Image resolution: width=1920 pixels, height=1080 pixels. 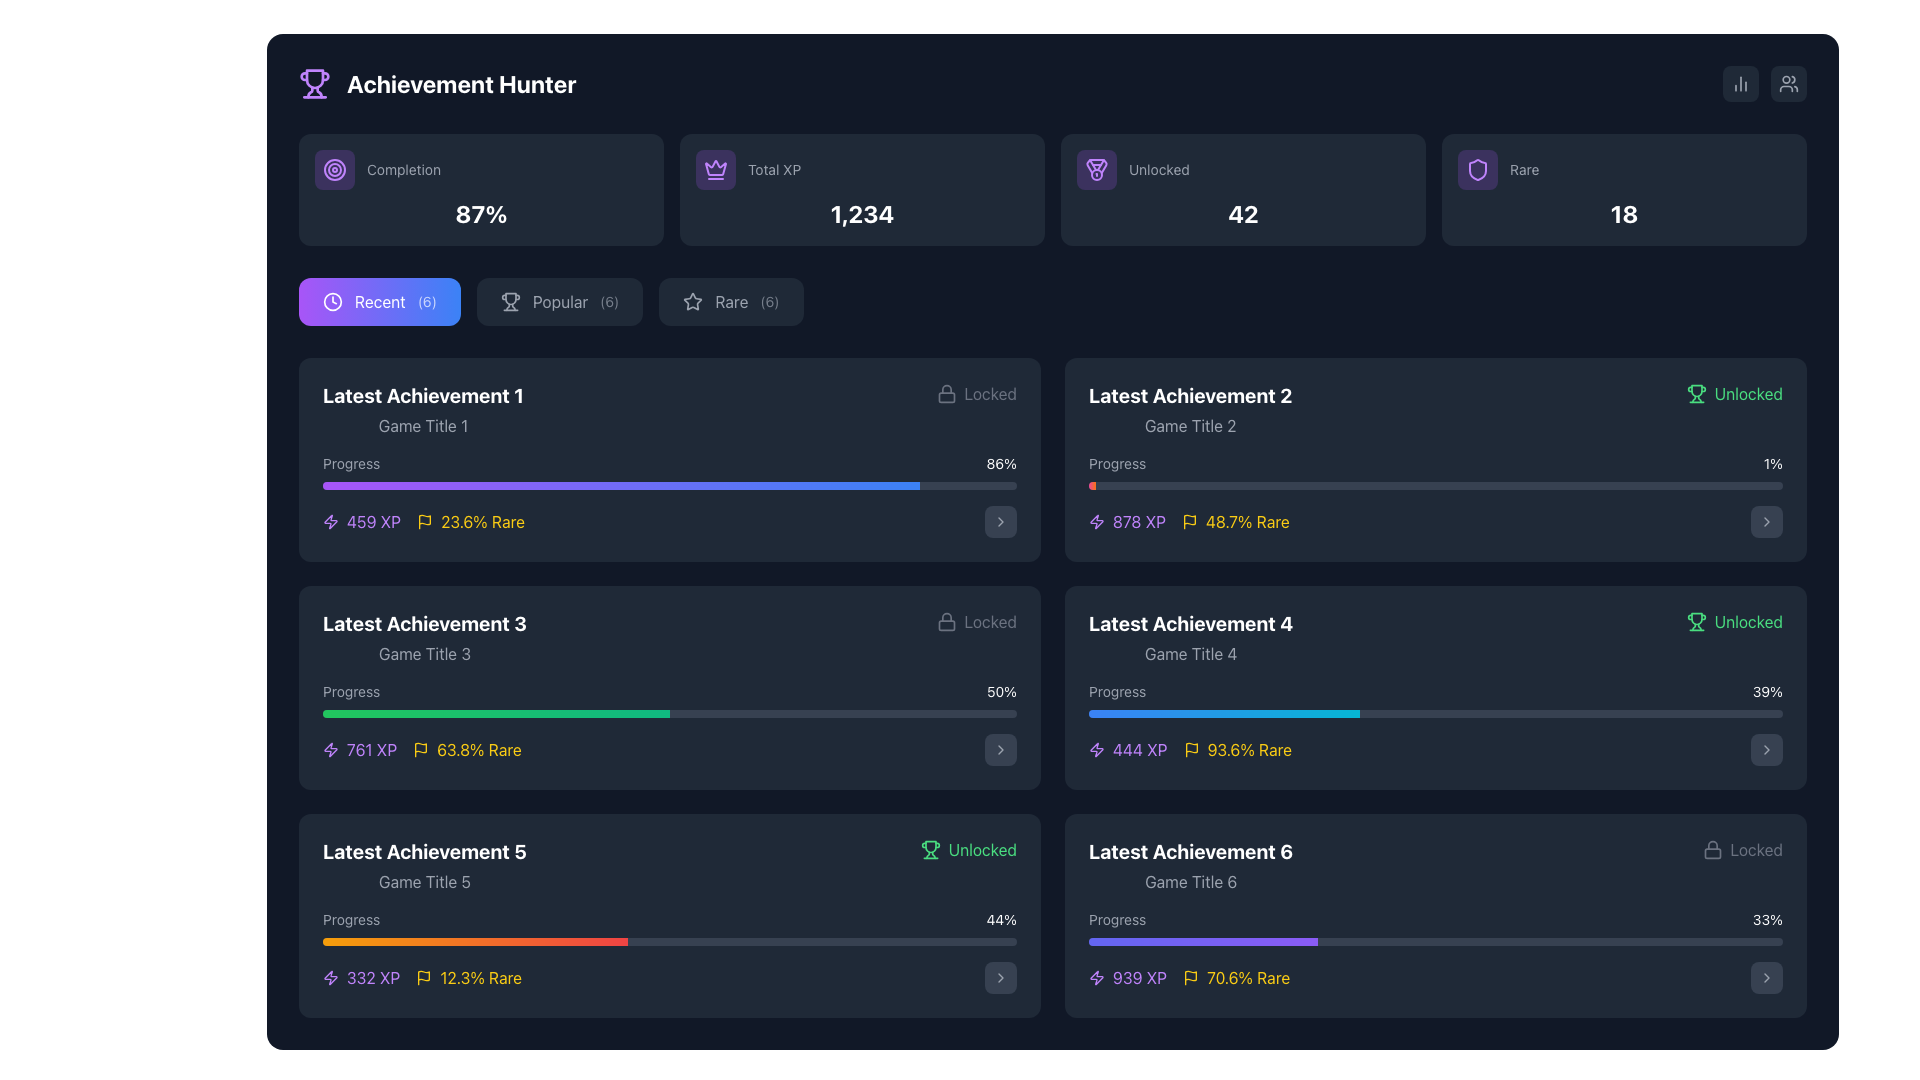 What do you see at coordinates (976, 393) in the screenshot?
I see `the label with an icon indicating that the associated achievement is not yet unlocked or accessible, located in the top-right corner of the 'Latest Achievement 1' section` at bounding box center [976, 393].